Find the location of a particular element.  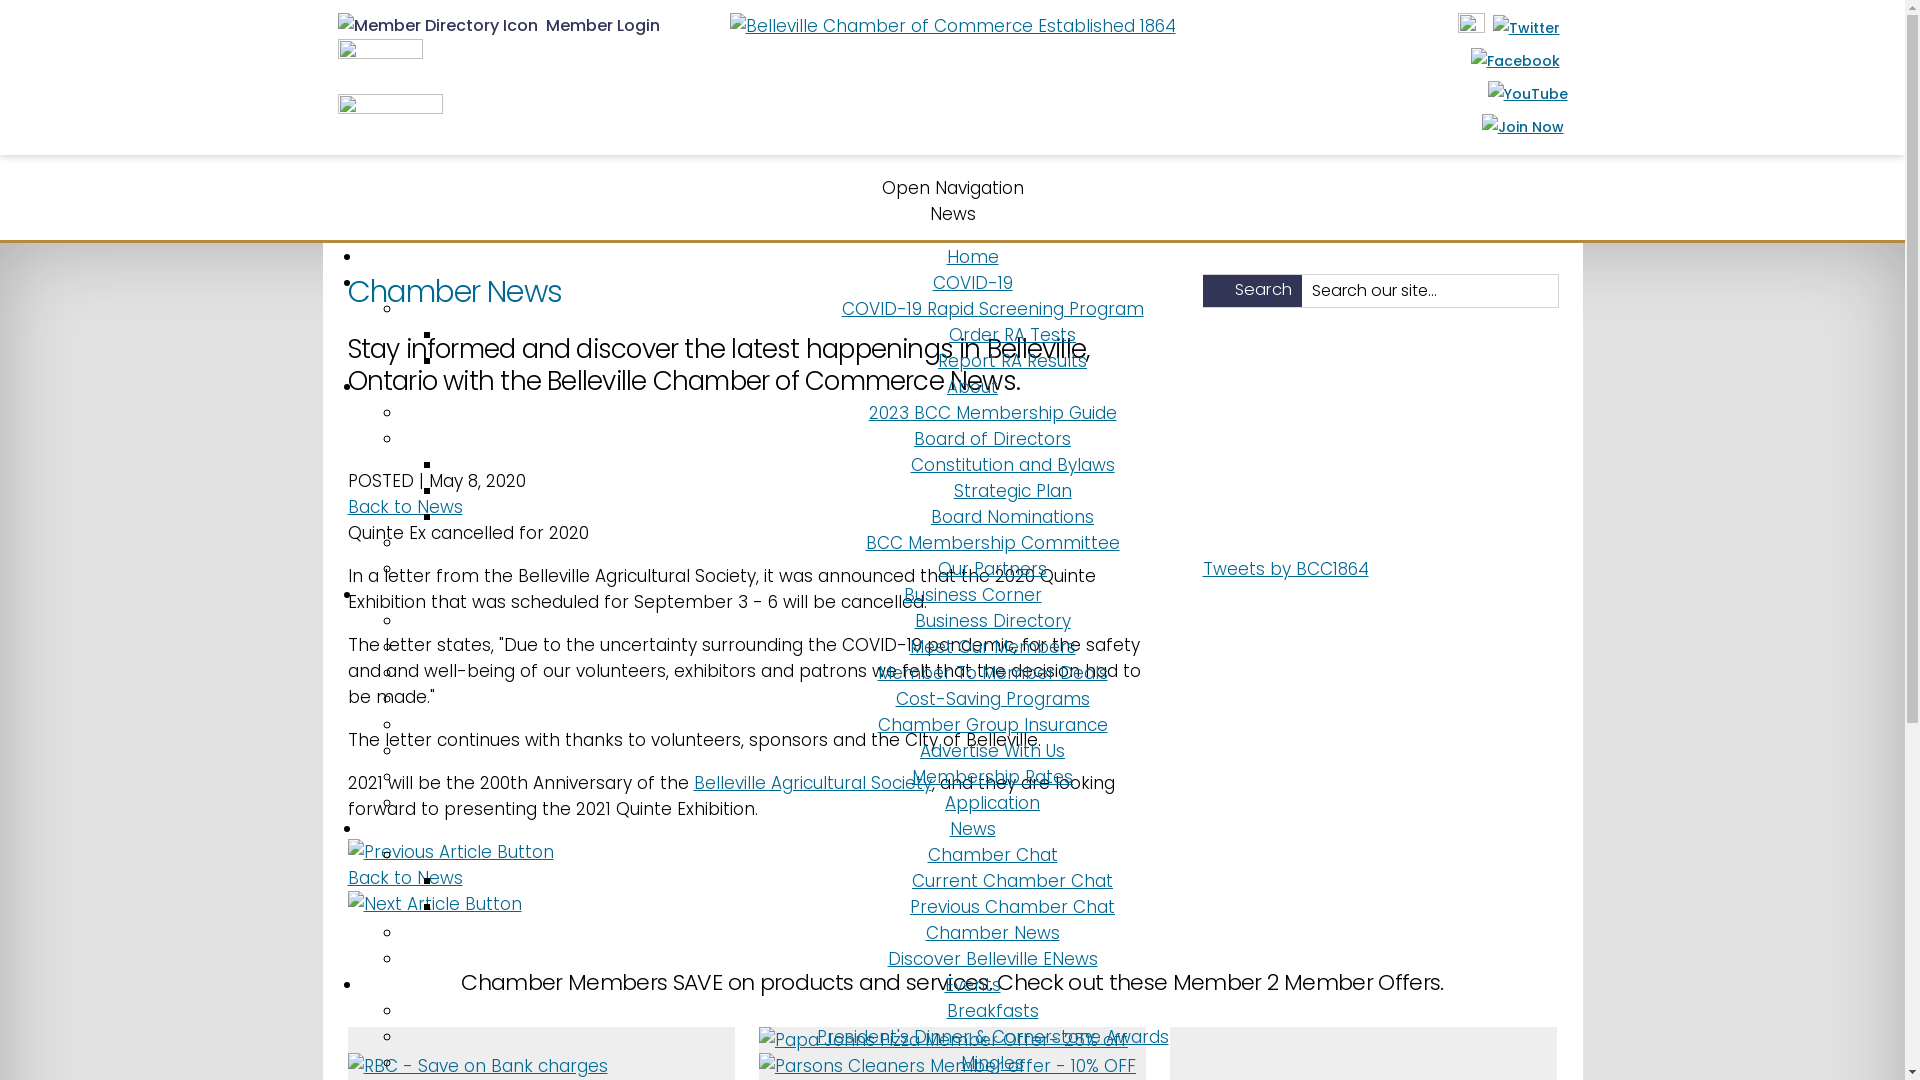

'Search our site...' is located at coordinates (1420, 290).